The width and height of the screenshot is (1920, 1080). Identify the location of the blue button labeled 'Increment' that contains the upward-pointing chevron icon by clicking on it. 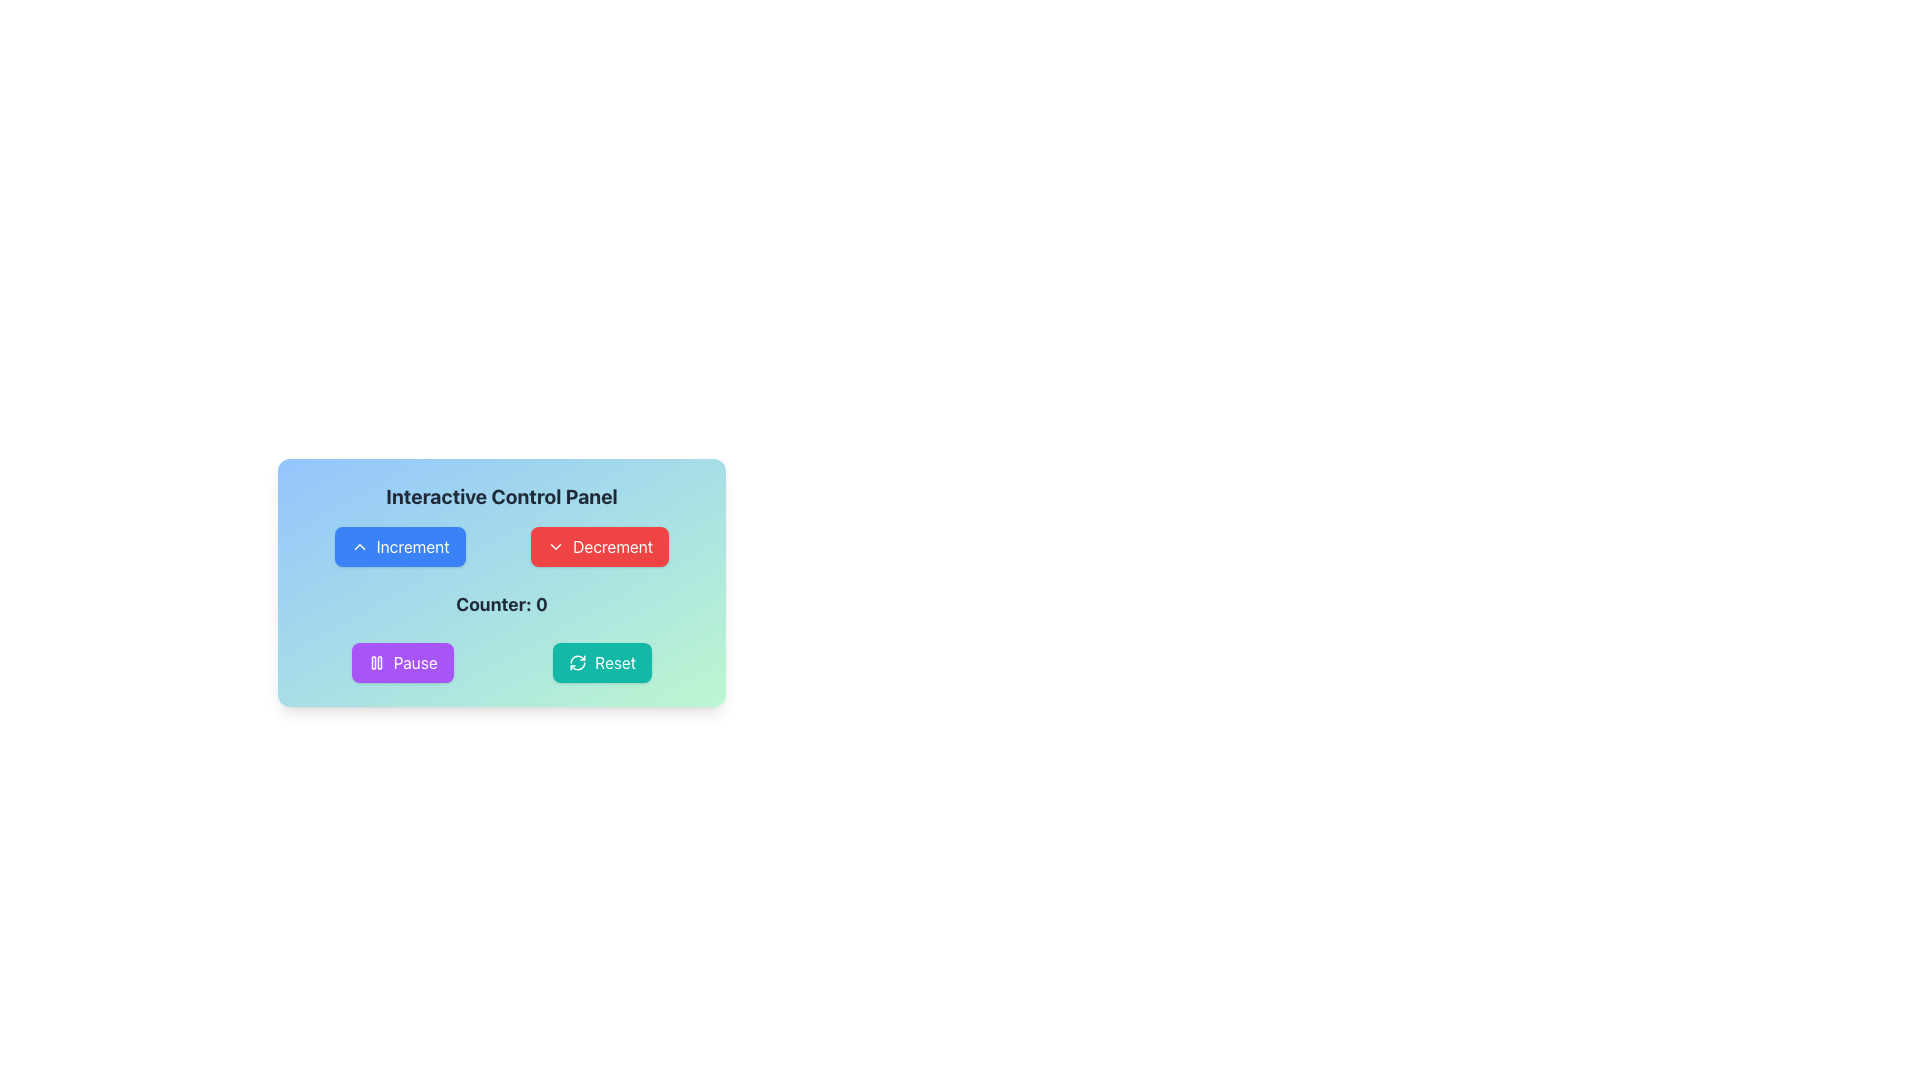
(359, 547).